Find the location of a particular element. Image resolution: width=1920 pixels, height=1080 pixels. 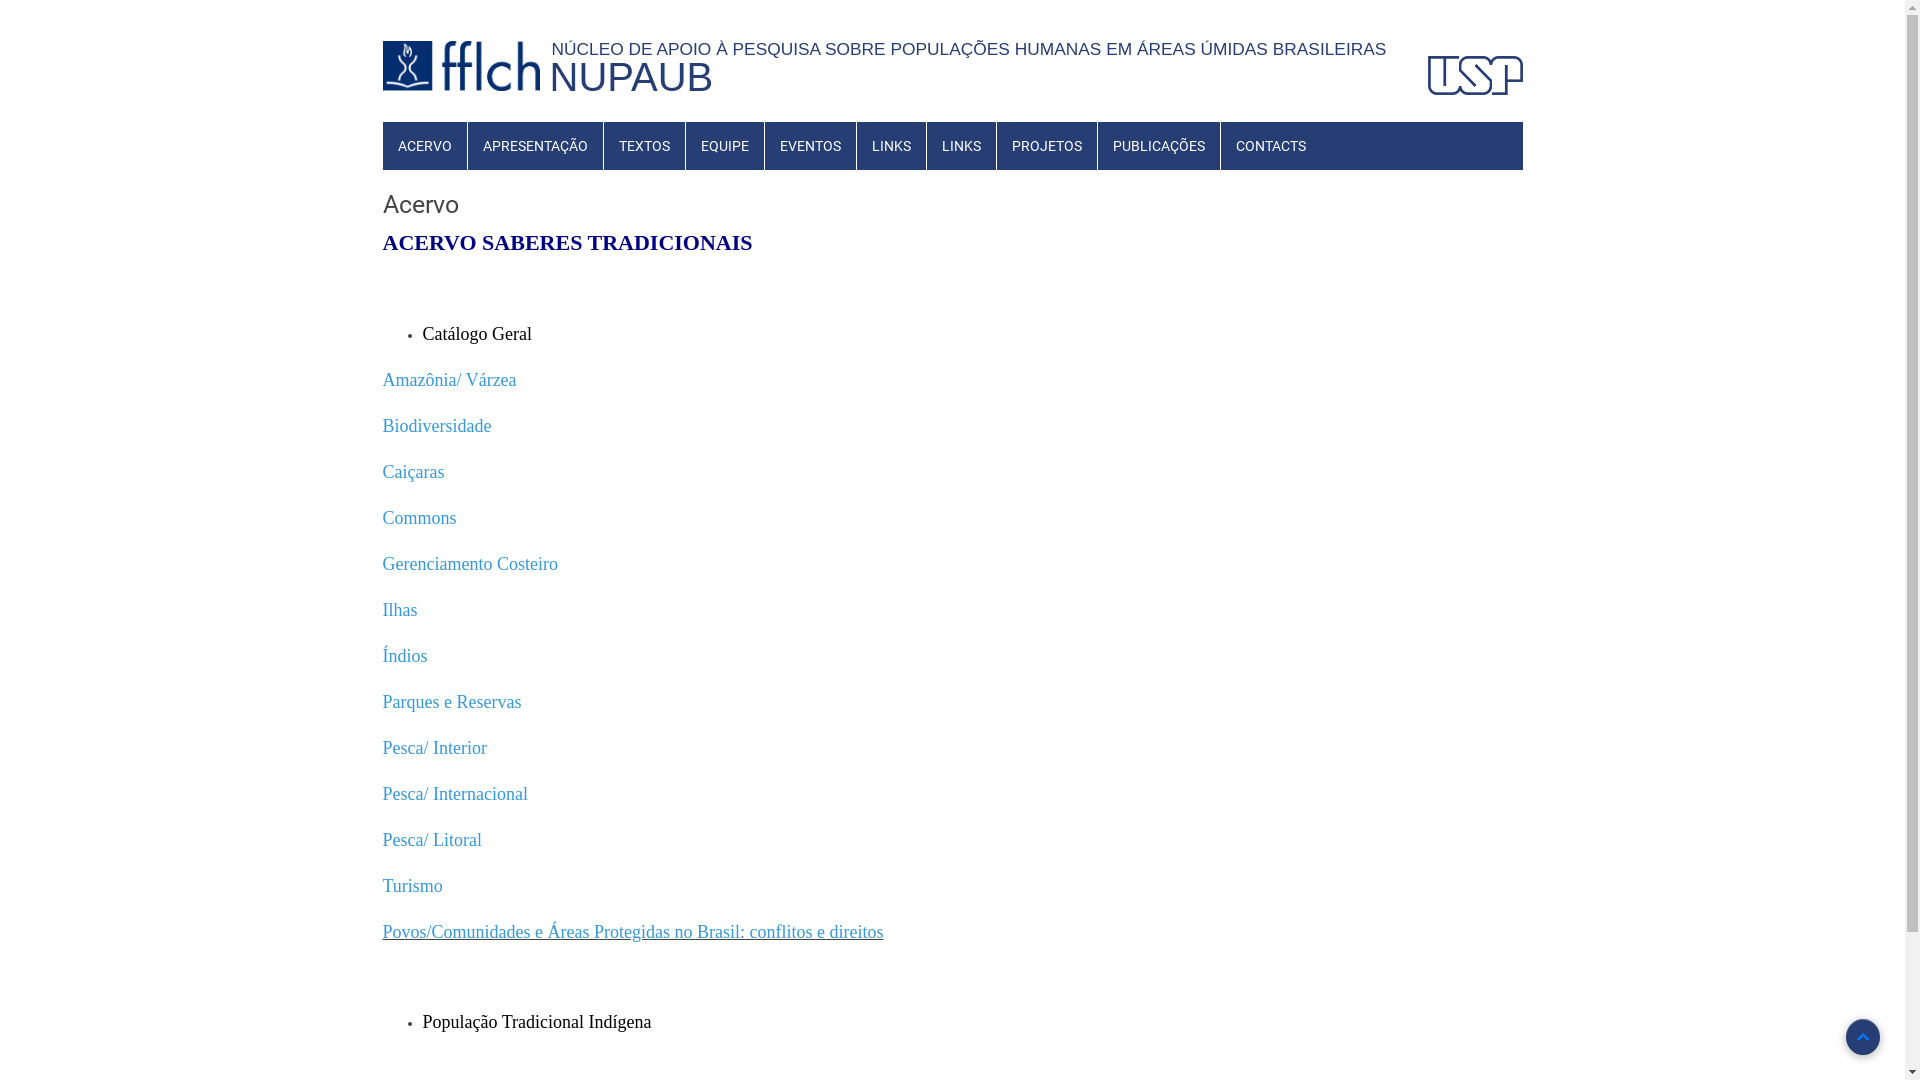

'Pesca/ Interior' is located at coordinates (382, 749).